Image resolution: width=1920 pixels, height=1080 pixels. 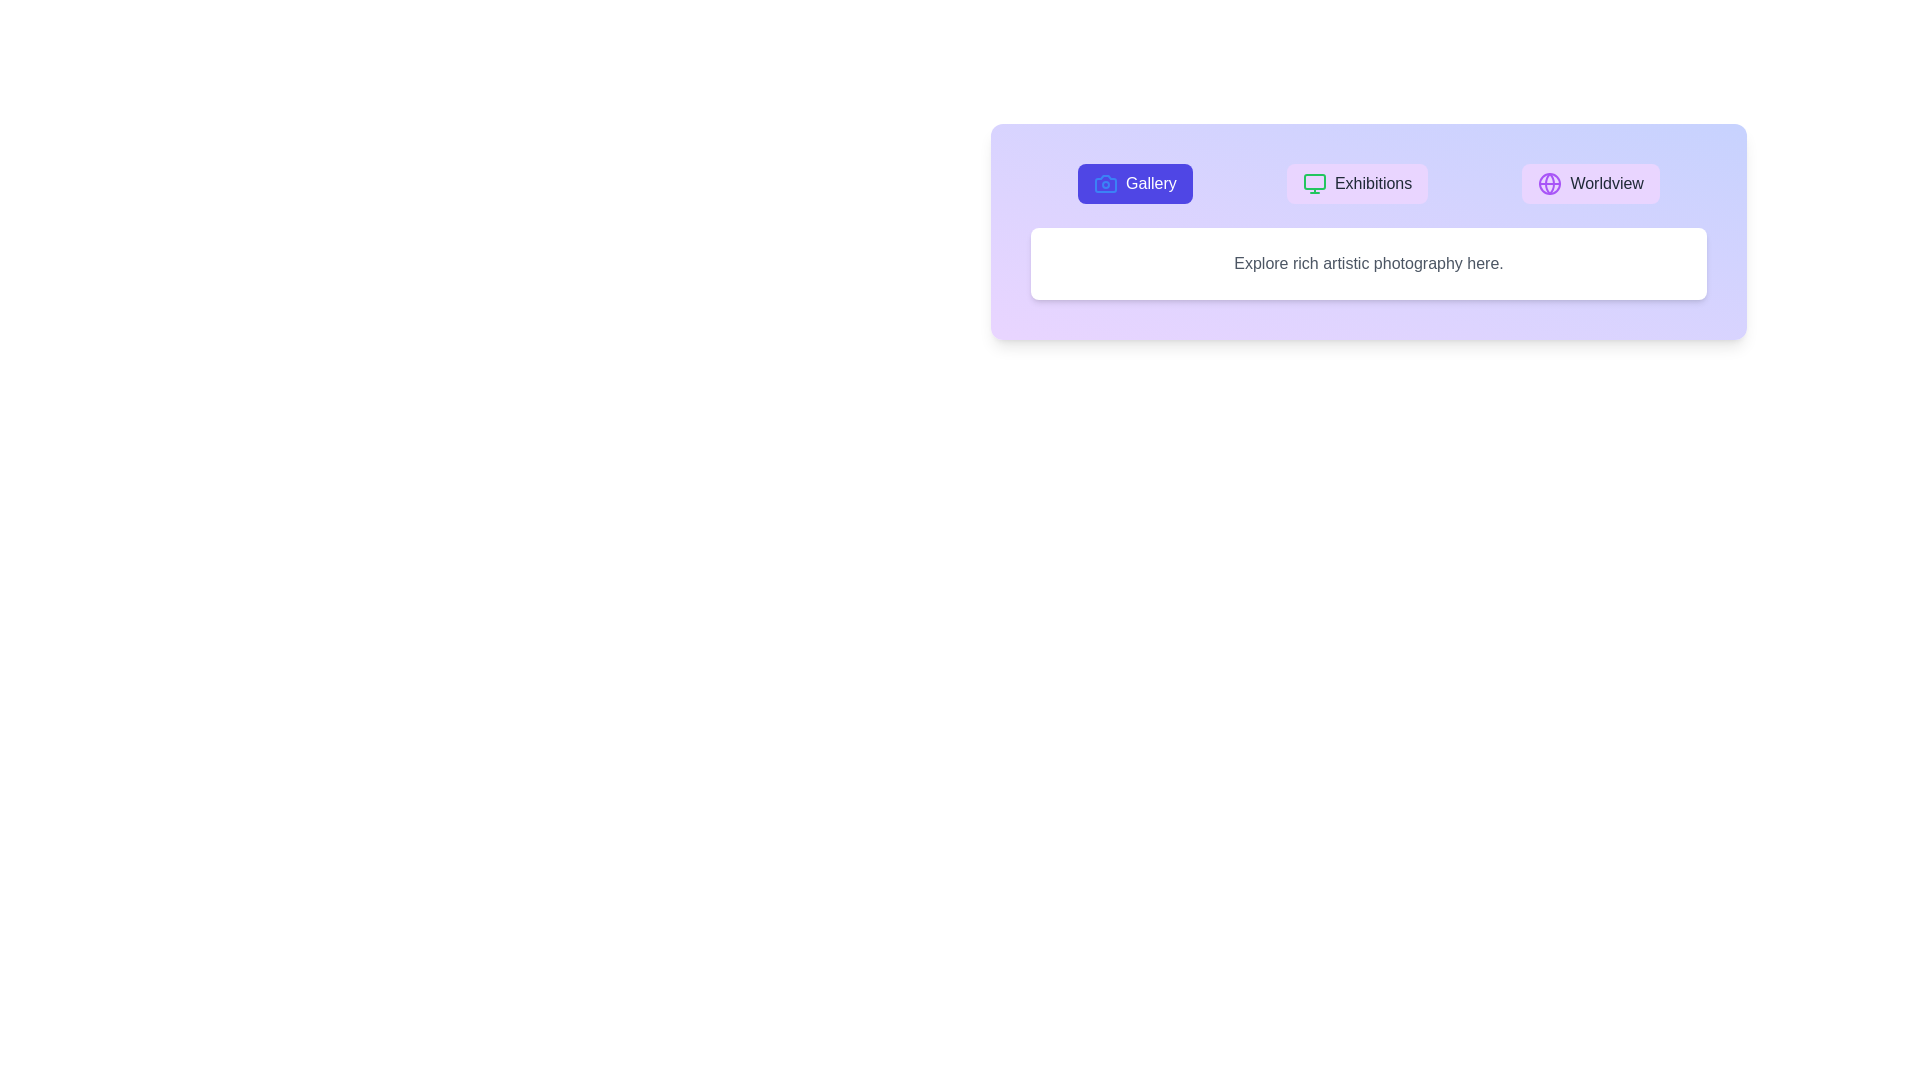 I want to click on the active tab labeled 'Gallery', so click(x=1134, y=184).